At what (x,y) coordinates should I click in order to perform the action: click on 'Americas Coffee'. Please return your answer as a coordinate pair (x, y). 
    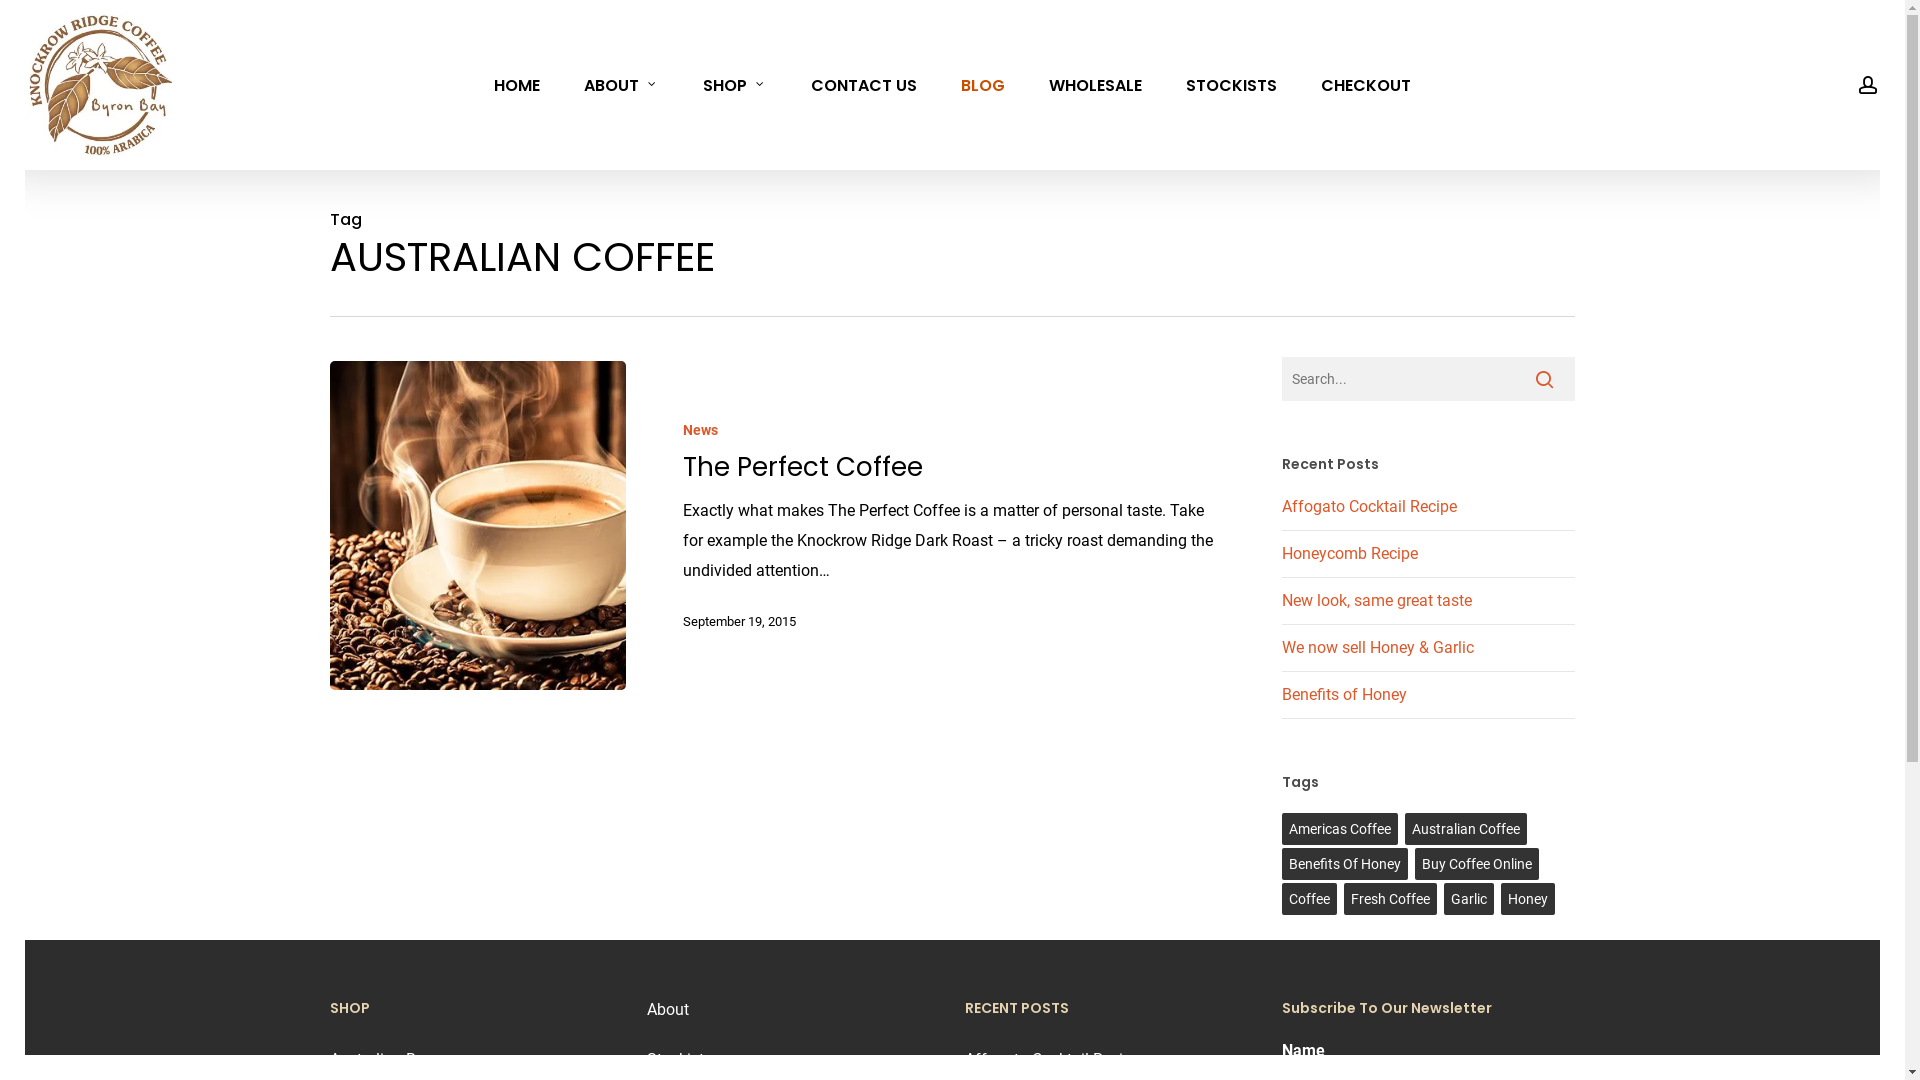
    Looking at the image, I should click on (1339, 829).